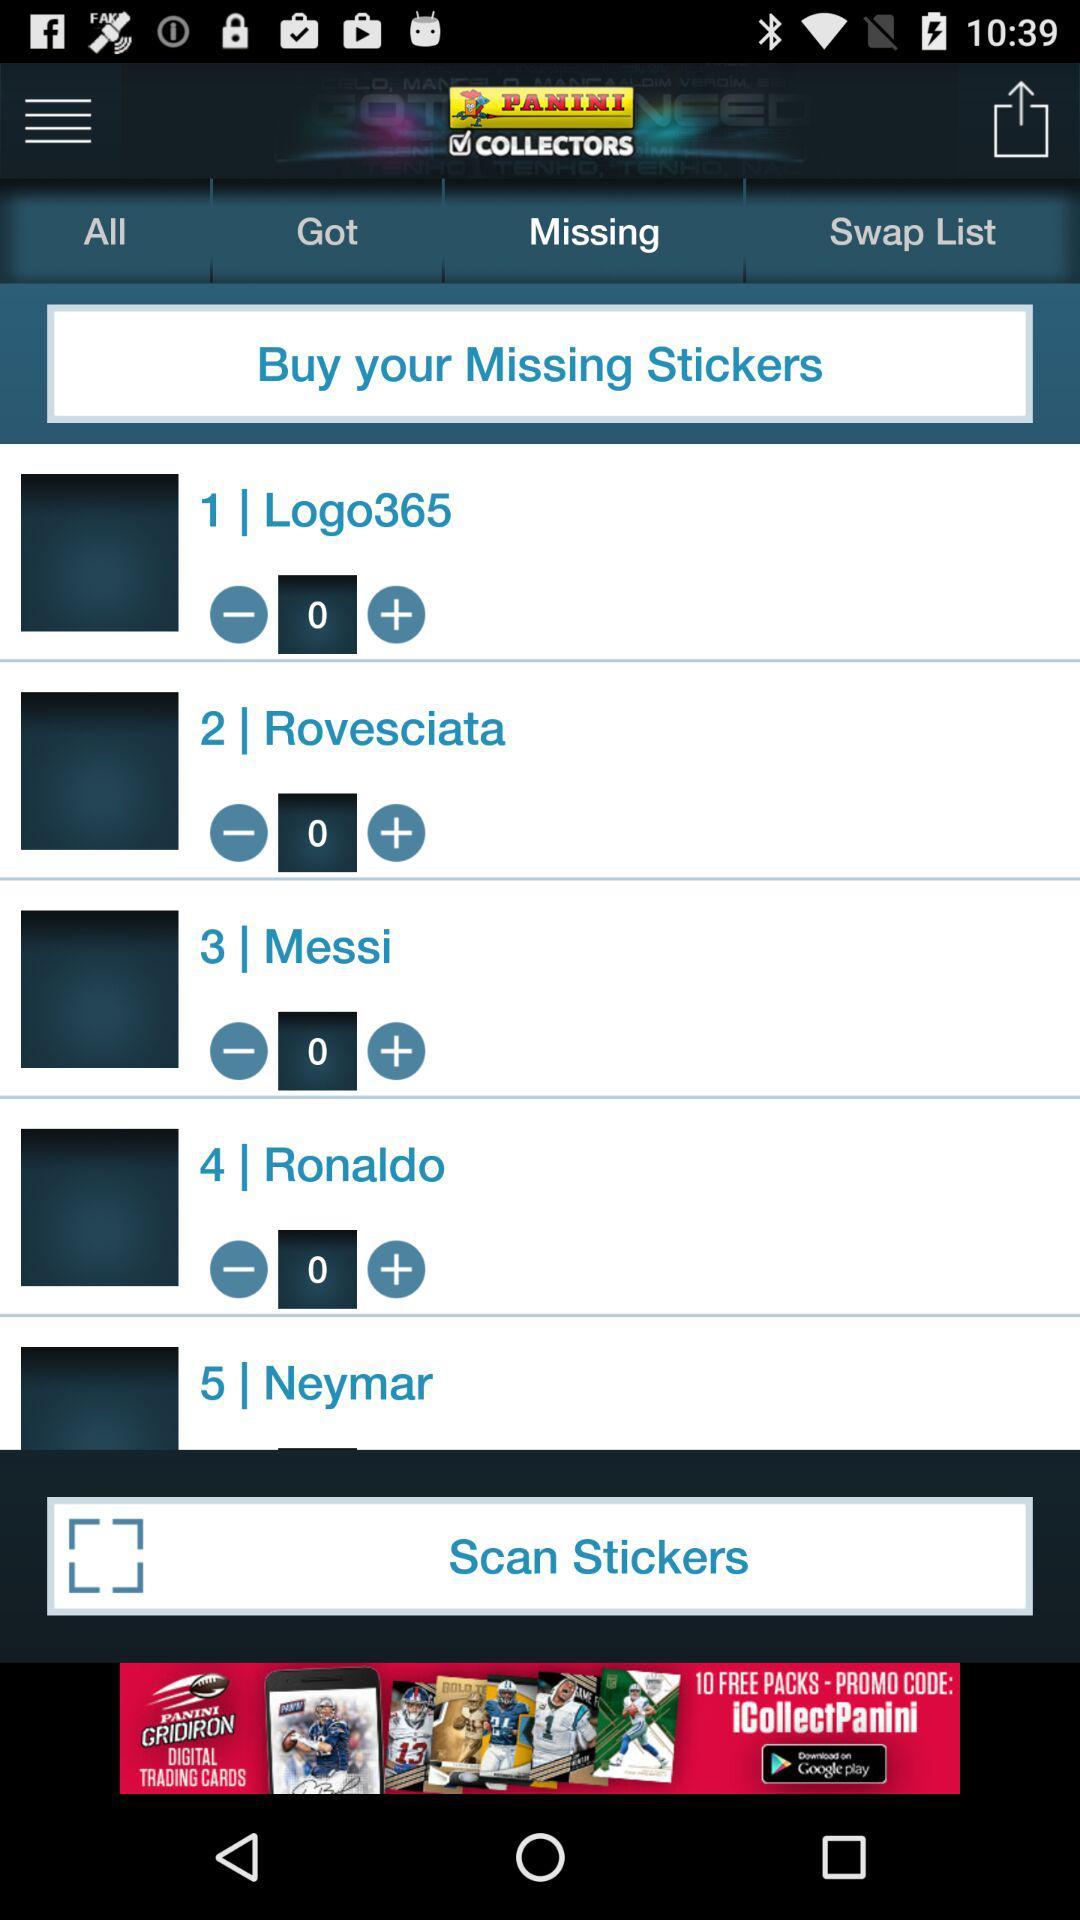 The image size is (1080, 1920). Describe the element at coordinates (396, 1050) in the screenshot. I see `increase button` at that location.